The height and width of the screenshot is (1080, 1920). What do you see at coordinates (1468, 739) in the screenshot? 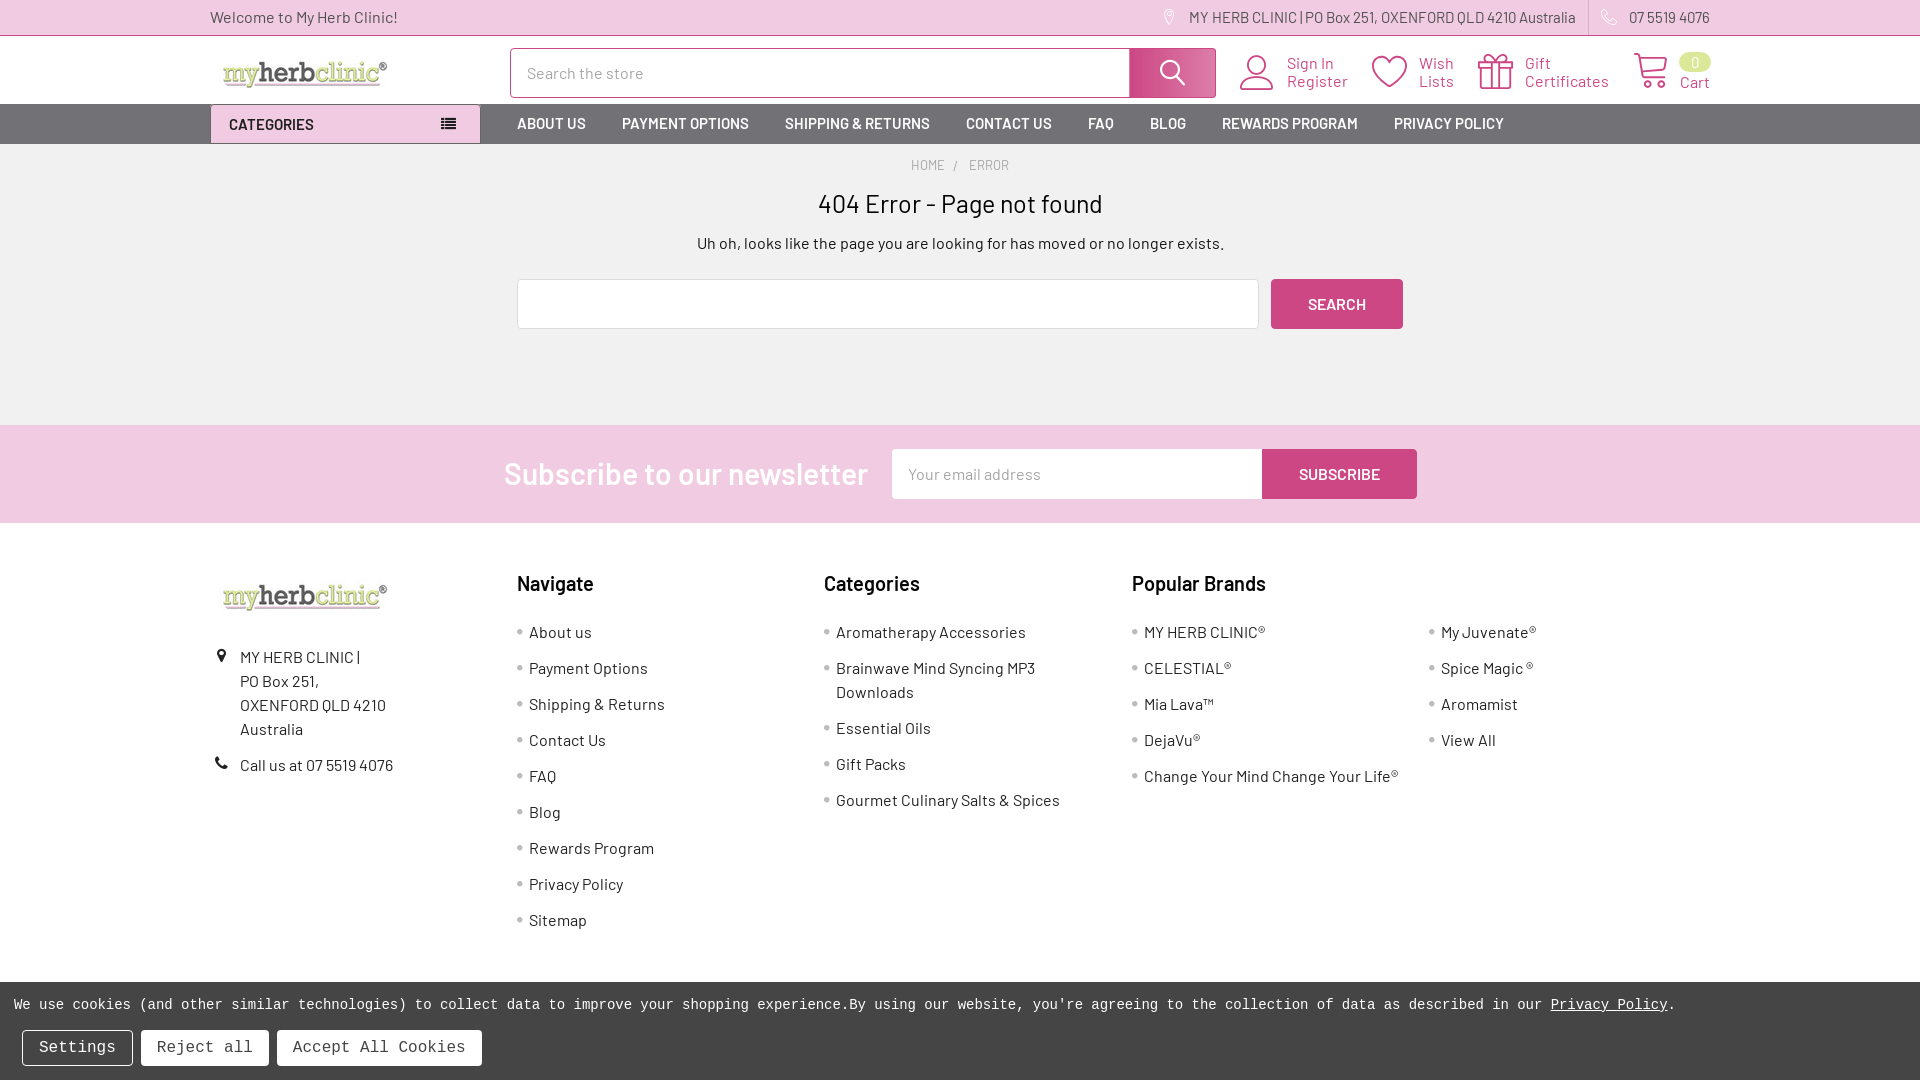
I see `'View All'` at bounding box center [1468, 739].